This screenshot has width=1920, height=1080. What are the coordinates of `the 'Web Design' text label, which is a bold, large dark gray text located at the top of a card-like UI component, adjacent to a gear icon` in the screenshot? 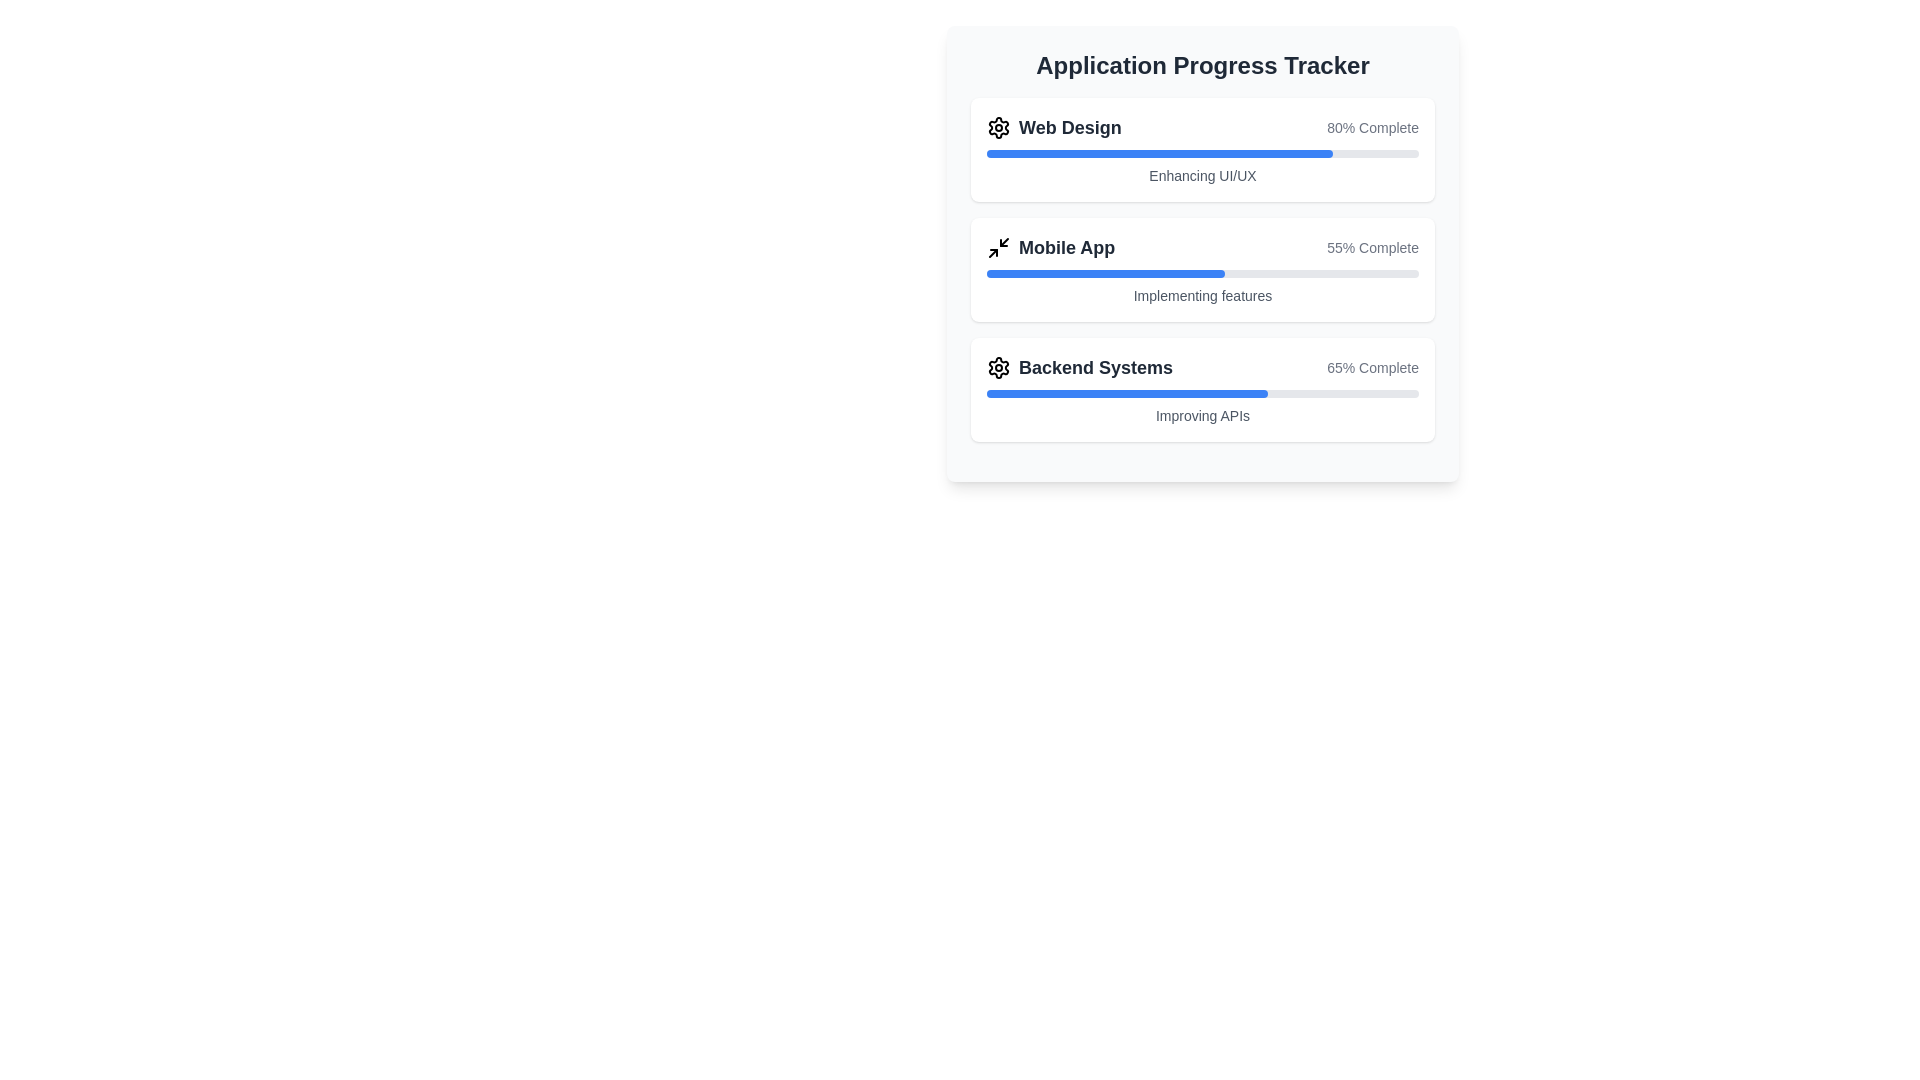 It's located at (1069, 127).